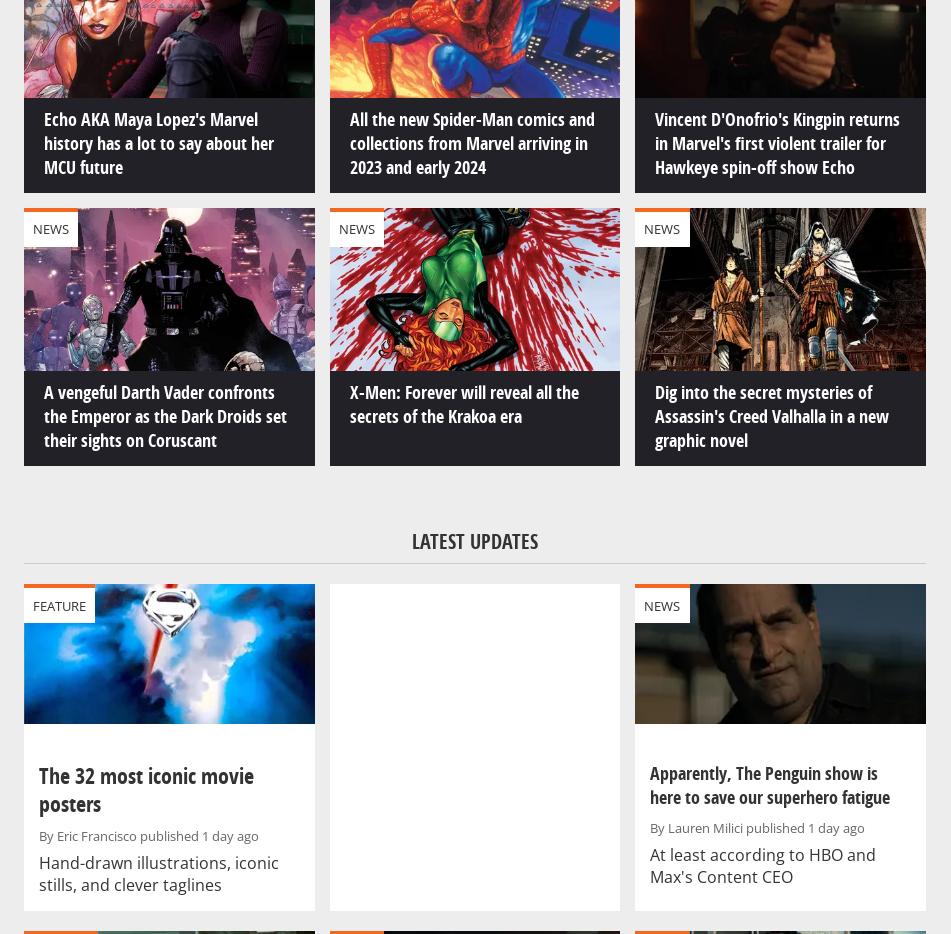 The height and width of the screenshot is (934, 951). What do you see at coordinates (159, 142) in the screenshot?
I see `'Echo AKA Maya Lopez's Marvel history has a lot to say about her MCU future'` at bounding box center [159, 142].